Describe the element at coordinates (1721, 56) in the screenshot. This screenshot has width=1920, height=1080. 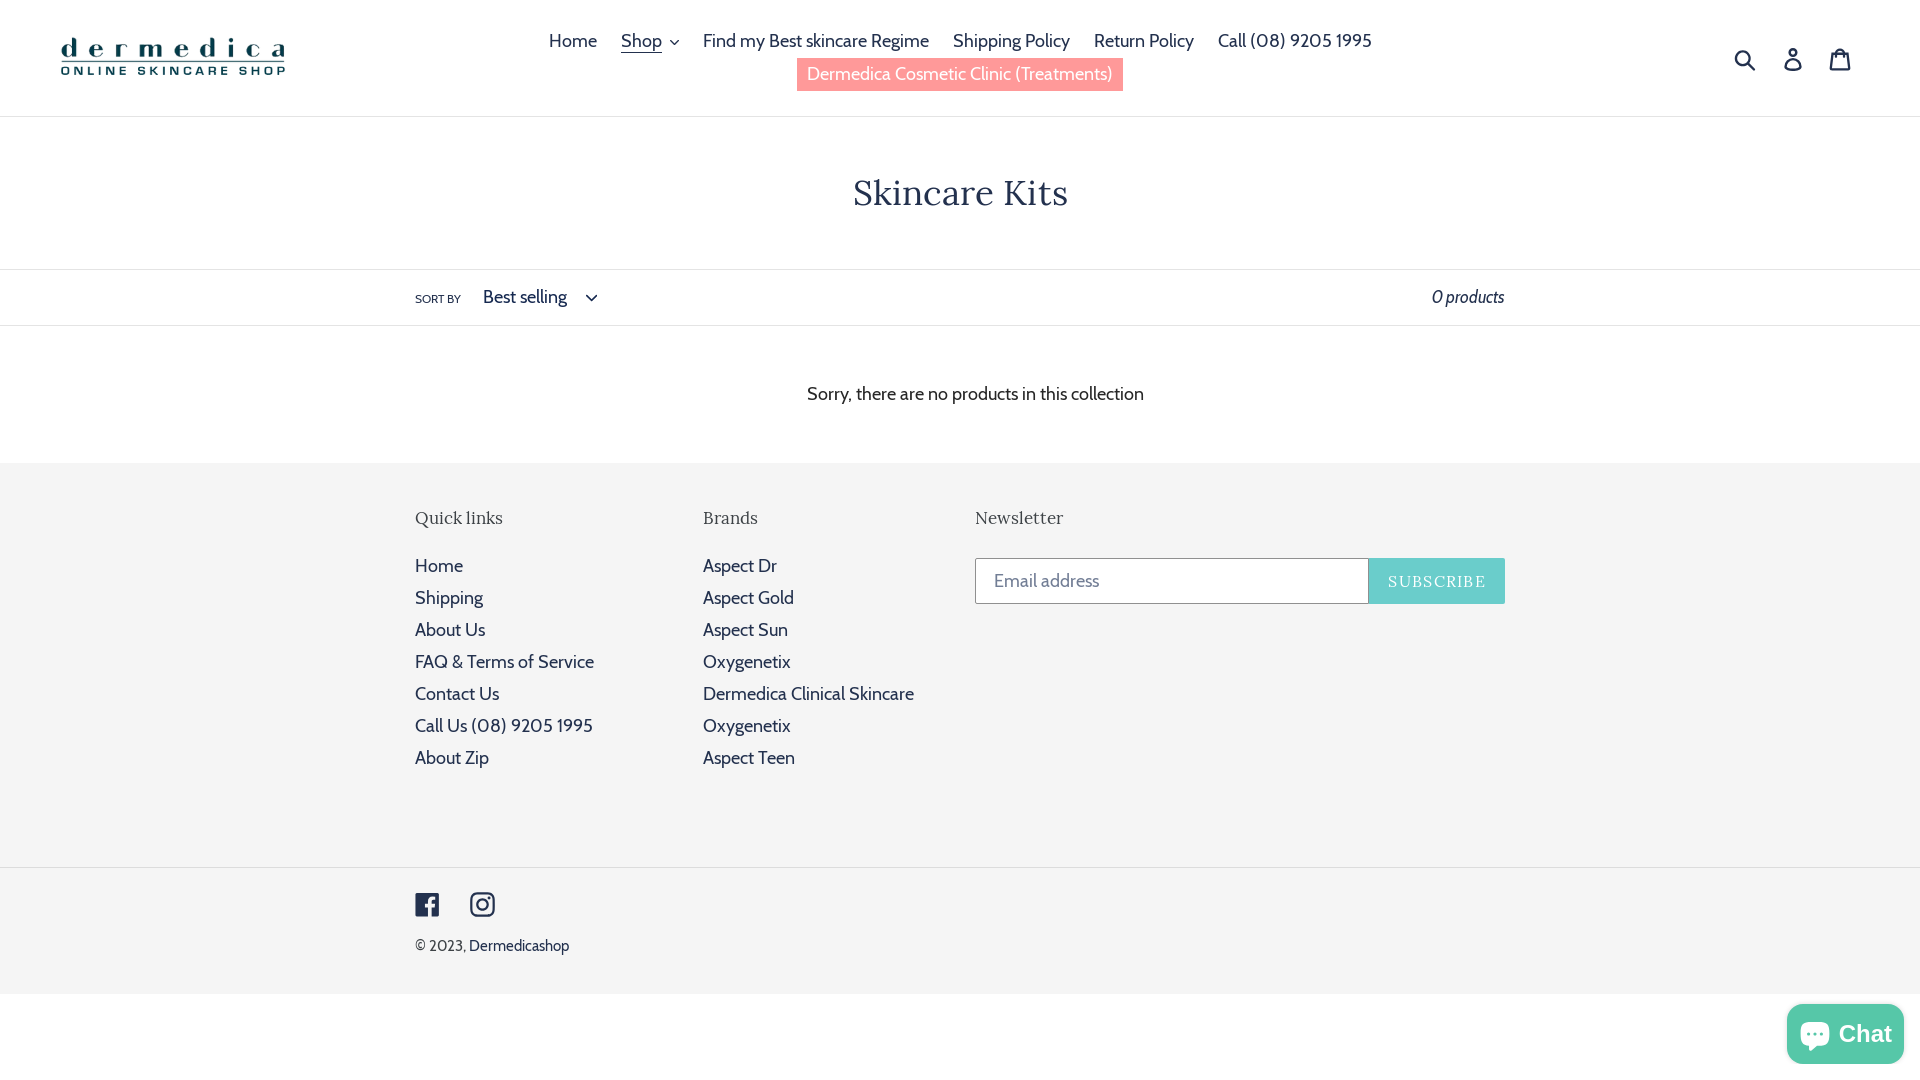
I see `'Submit'` at that location.